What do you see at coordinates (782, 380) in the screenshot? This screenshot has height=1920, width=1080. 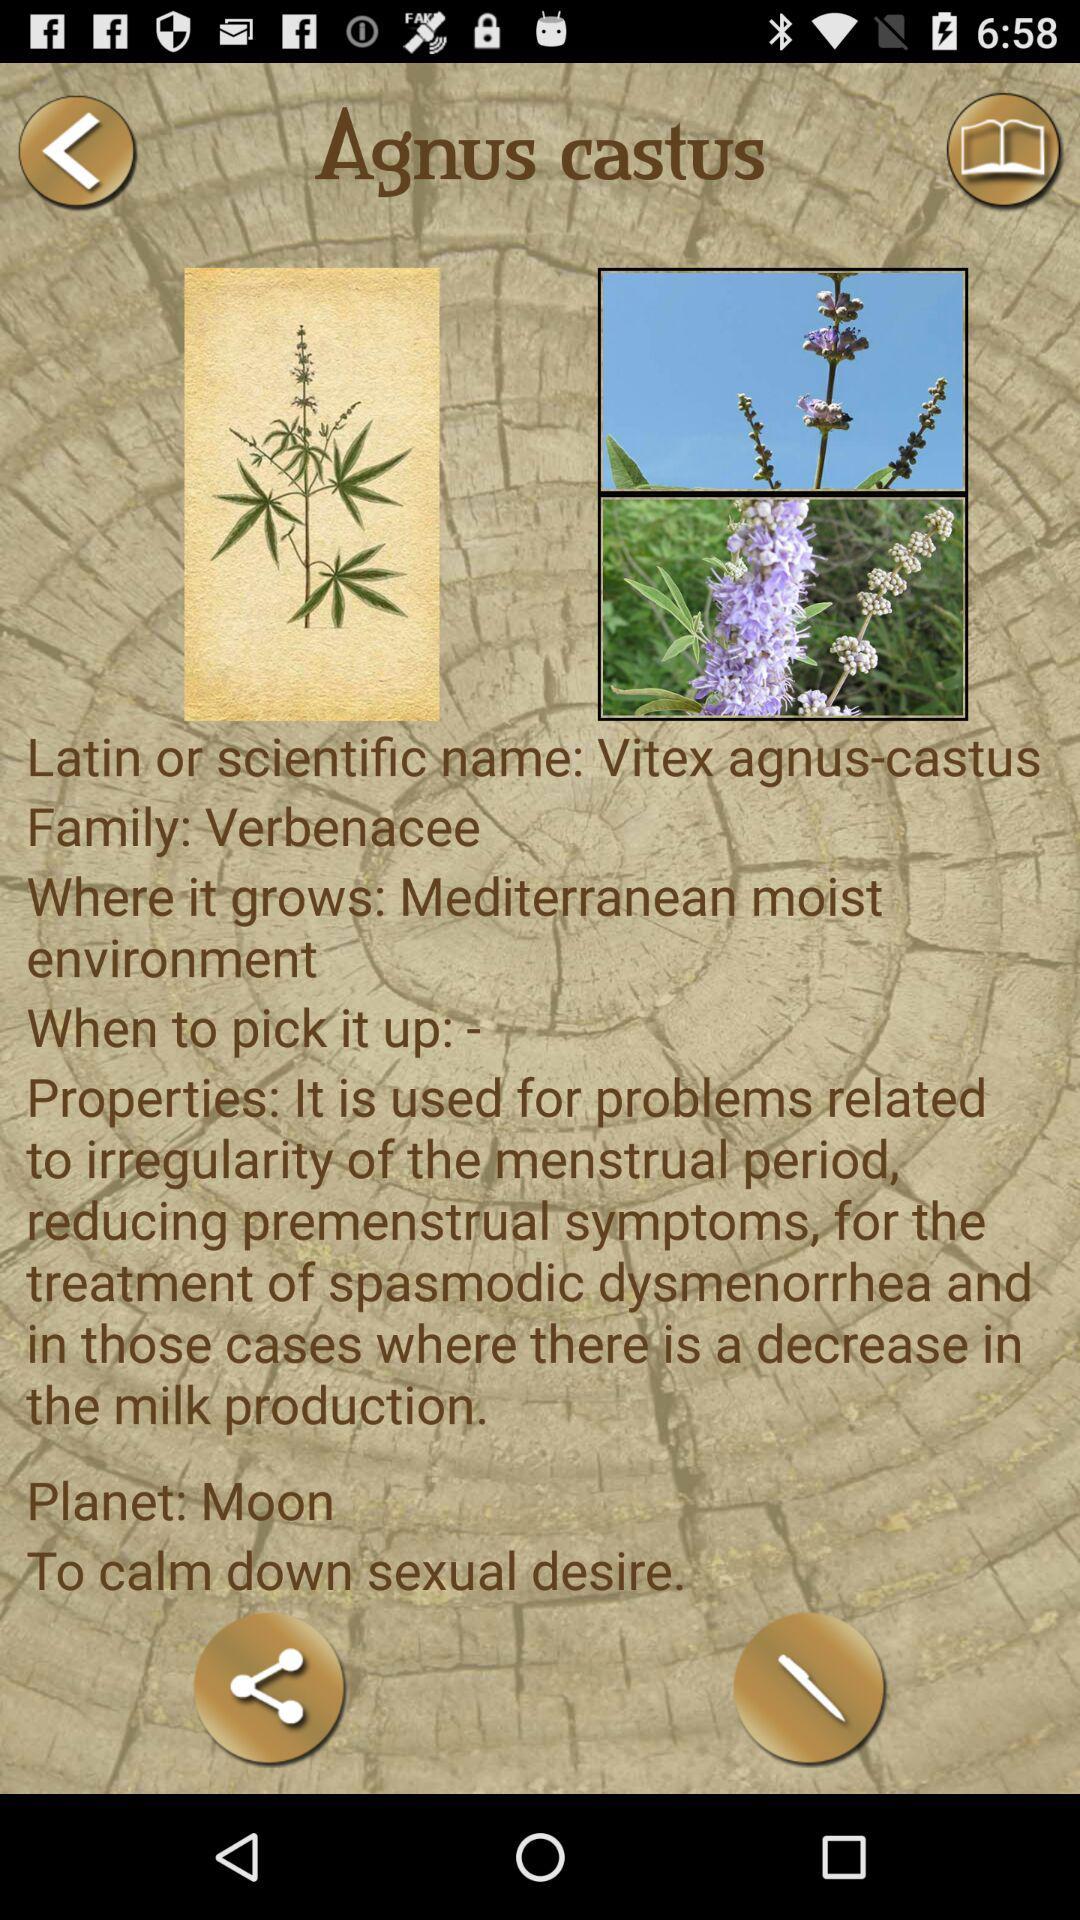 I see `image` at bounding box center [782, 380].